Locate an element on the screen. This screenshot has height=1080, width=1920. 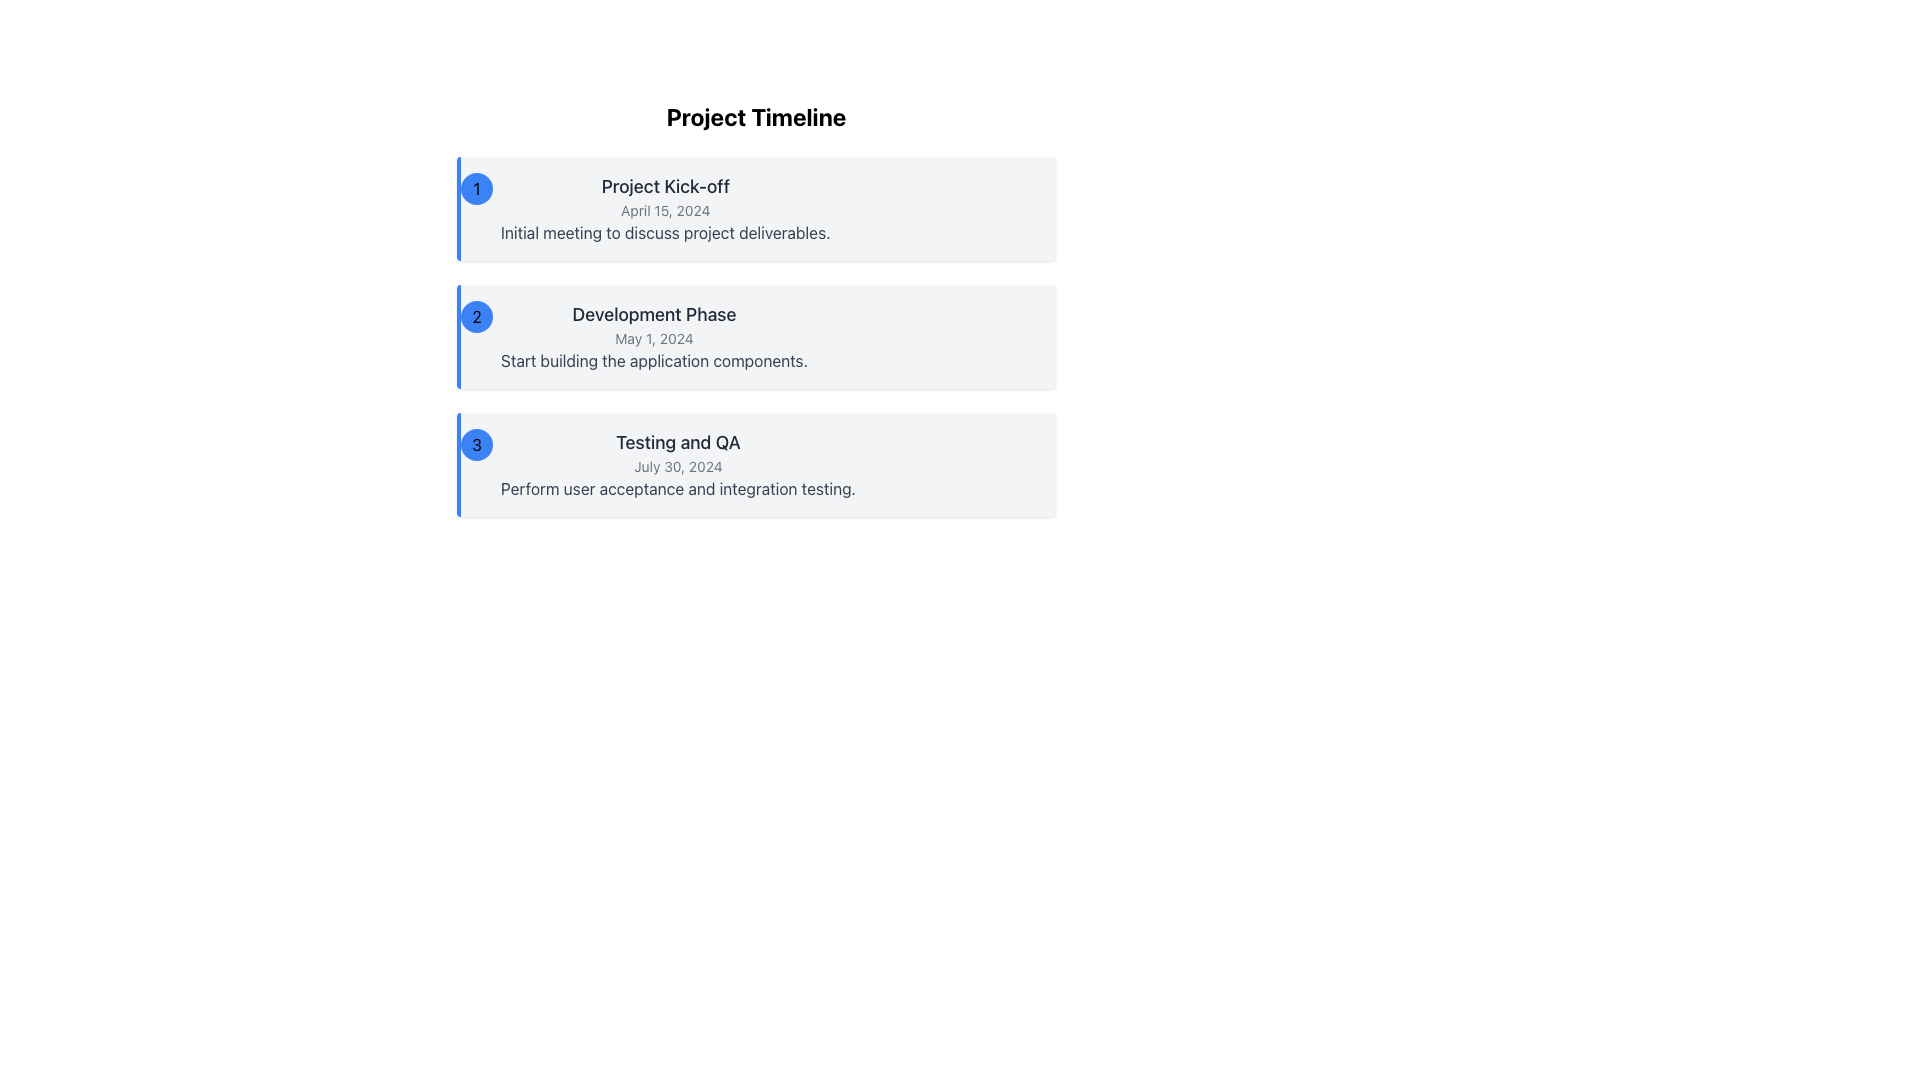
the static text element displaying 'Start building the application components.' located beneath the 'Development Phase' heading in the timeline section is located at coordinates (654, 361).